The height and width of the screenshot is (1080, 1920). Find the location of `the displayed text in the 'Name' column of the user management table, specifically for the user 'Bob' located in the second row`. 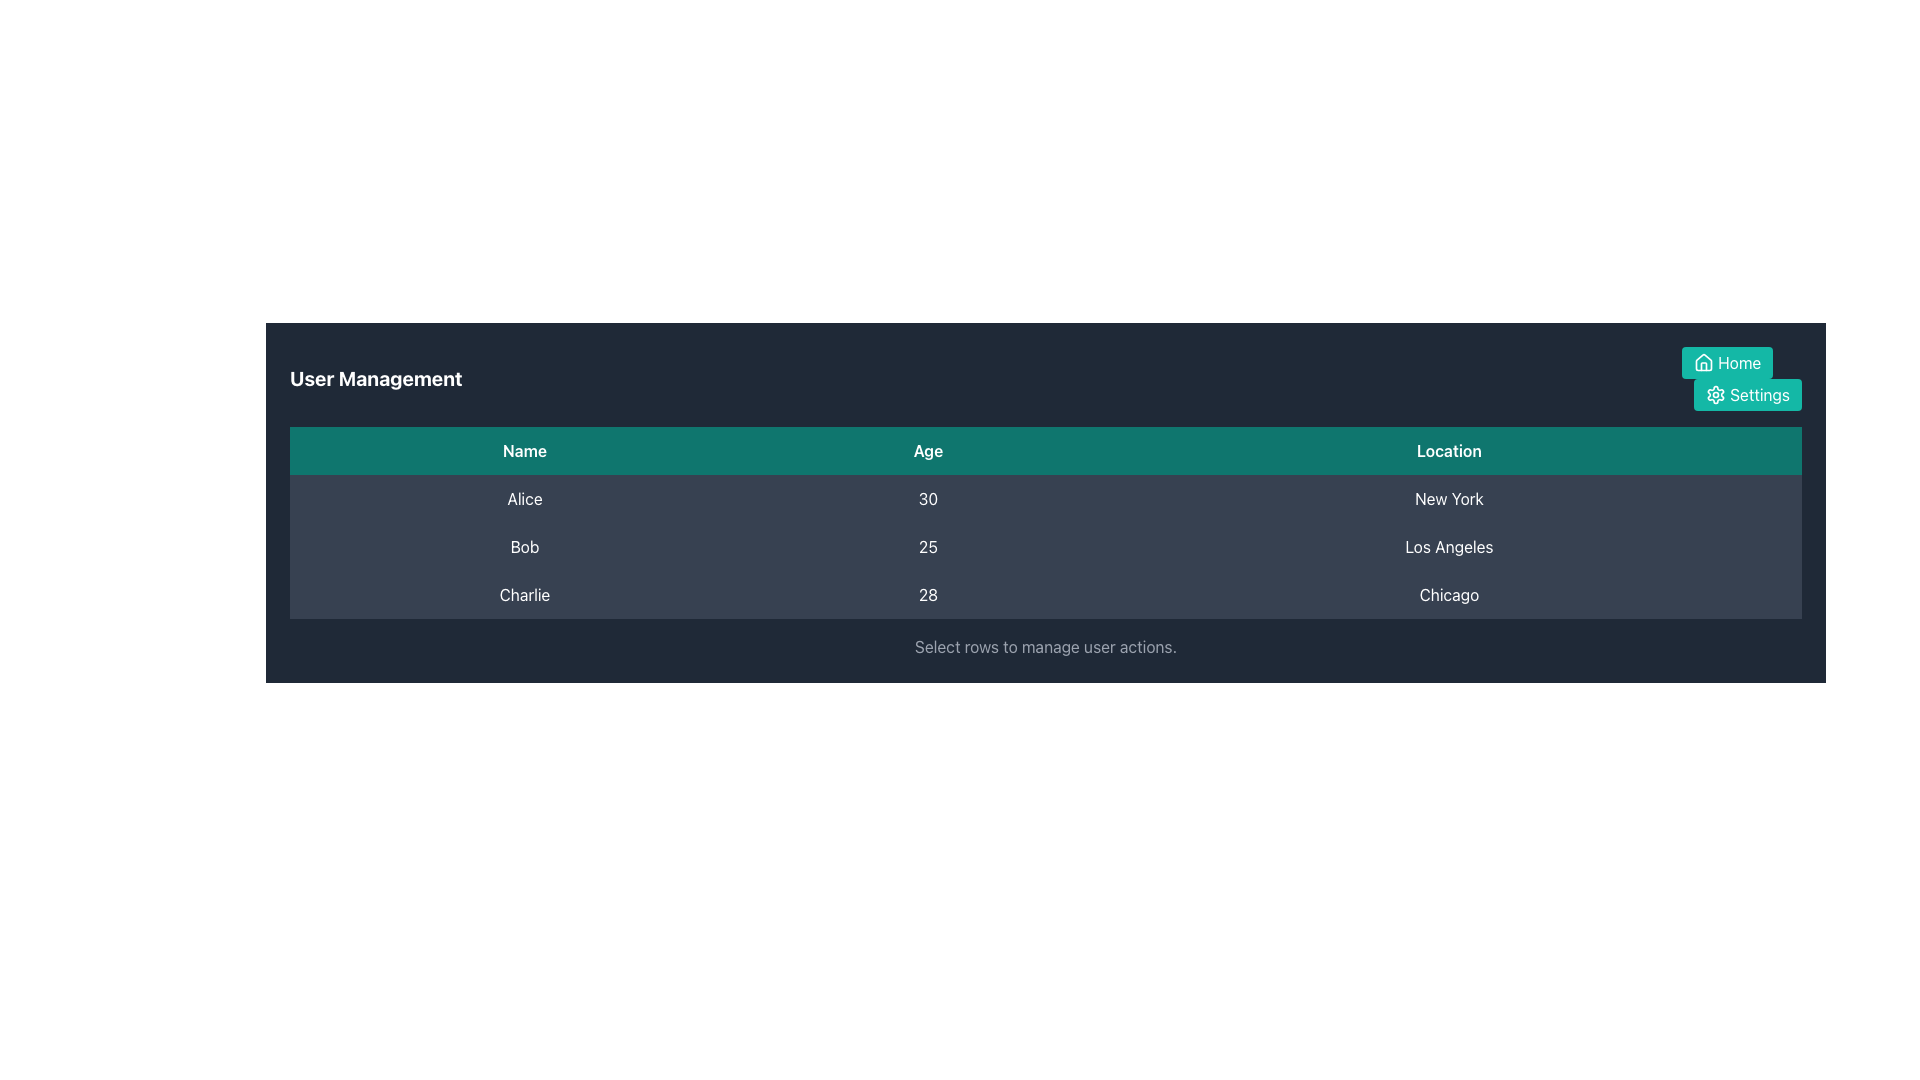

the displayed text in the 'Name' column of the user management table, specifically for the user 'Bob' located in the second row is located at coordinates (524, 547).